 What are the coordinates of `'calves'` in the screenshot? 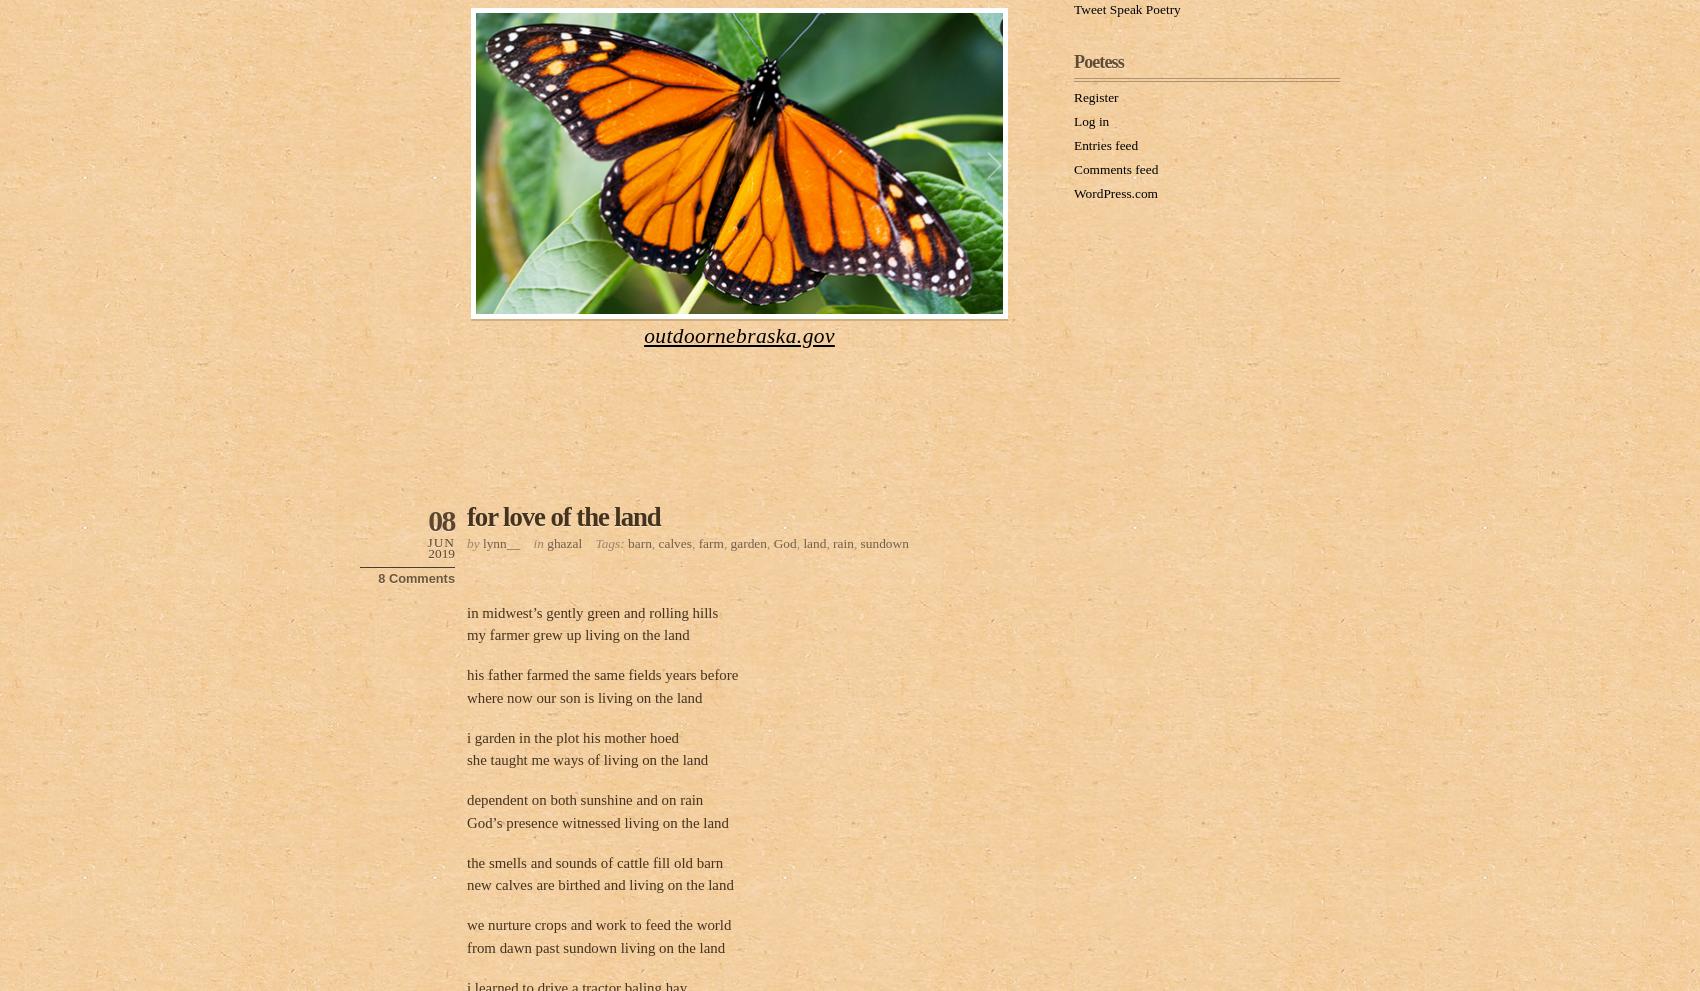 It's located at (674, 541).